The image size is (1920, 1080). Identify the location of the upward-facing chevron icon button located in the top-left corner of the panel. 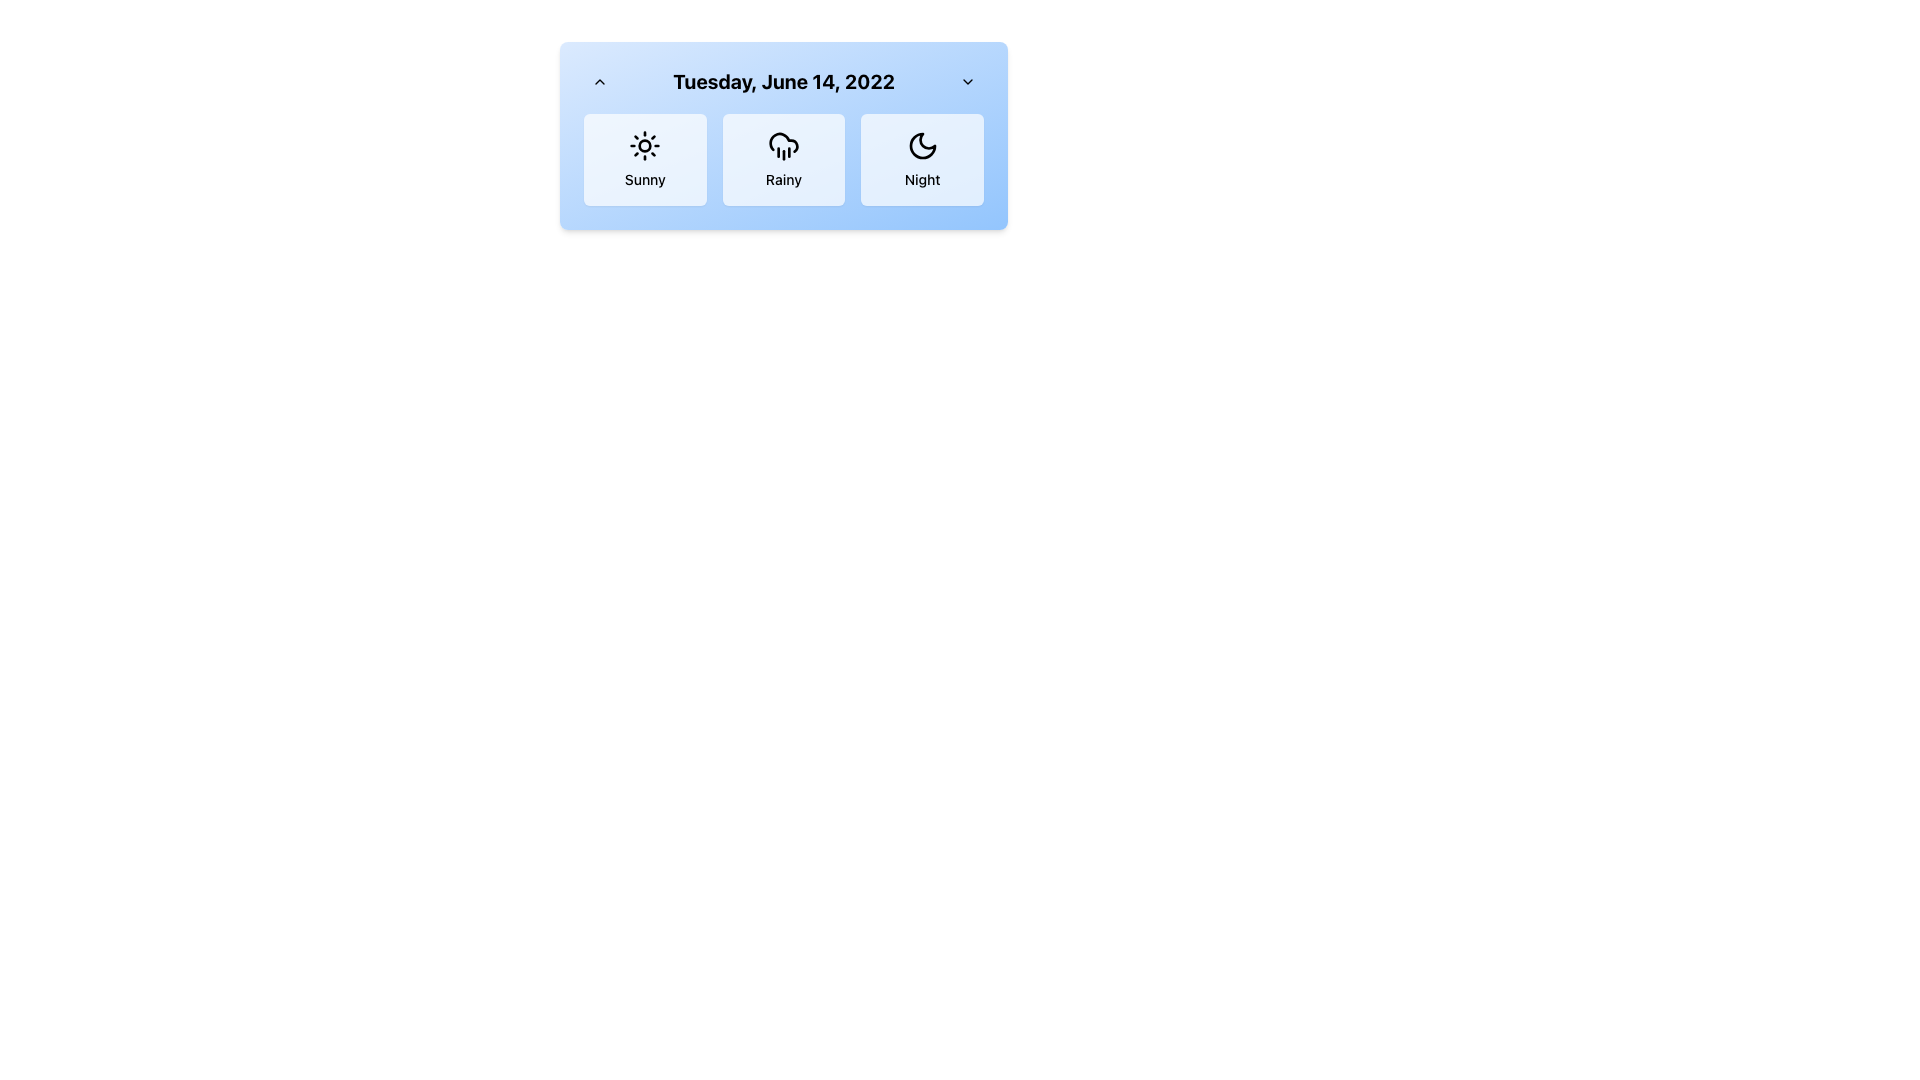
(599, 80).